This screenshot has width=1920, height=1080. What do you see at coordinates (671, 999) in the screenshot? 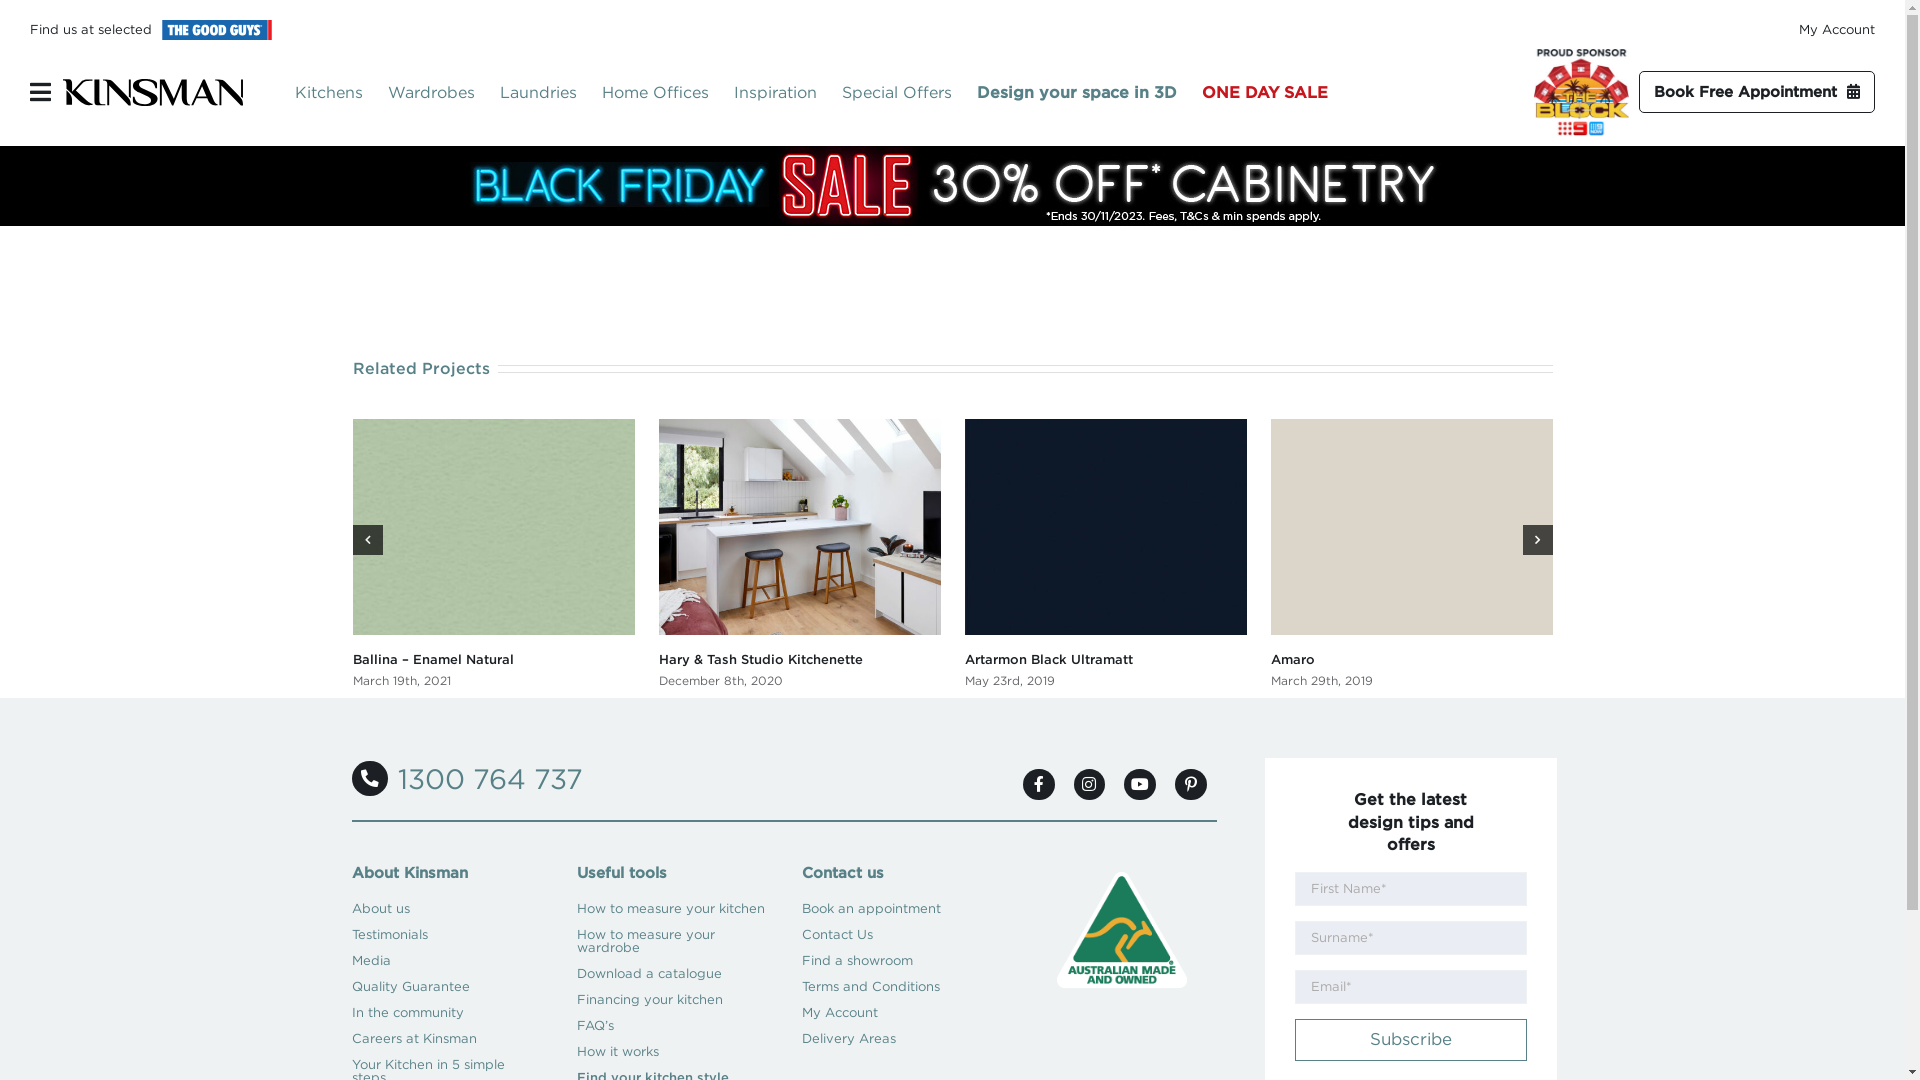
I see `'Financing your kitchen'` at bounding box center [671, 999].